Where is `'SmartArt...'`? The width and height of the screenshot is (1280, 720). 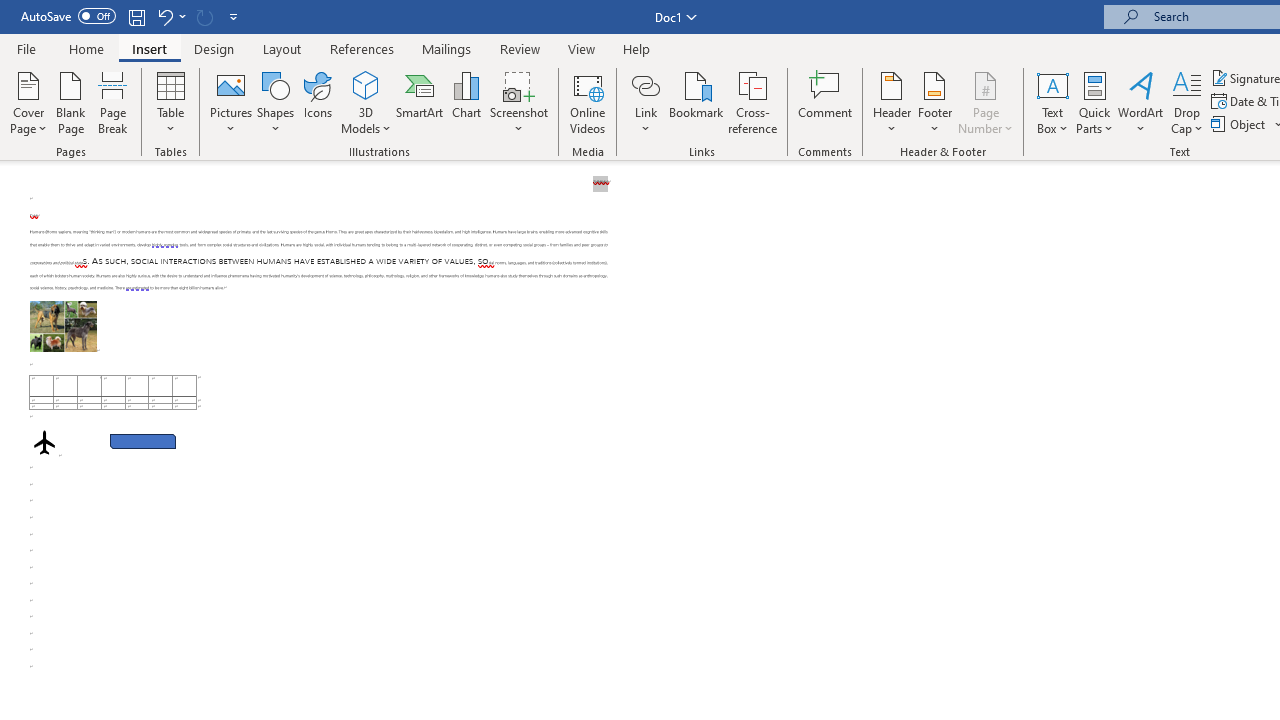
'SmartArt...' is located at coordinates (418, 103).